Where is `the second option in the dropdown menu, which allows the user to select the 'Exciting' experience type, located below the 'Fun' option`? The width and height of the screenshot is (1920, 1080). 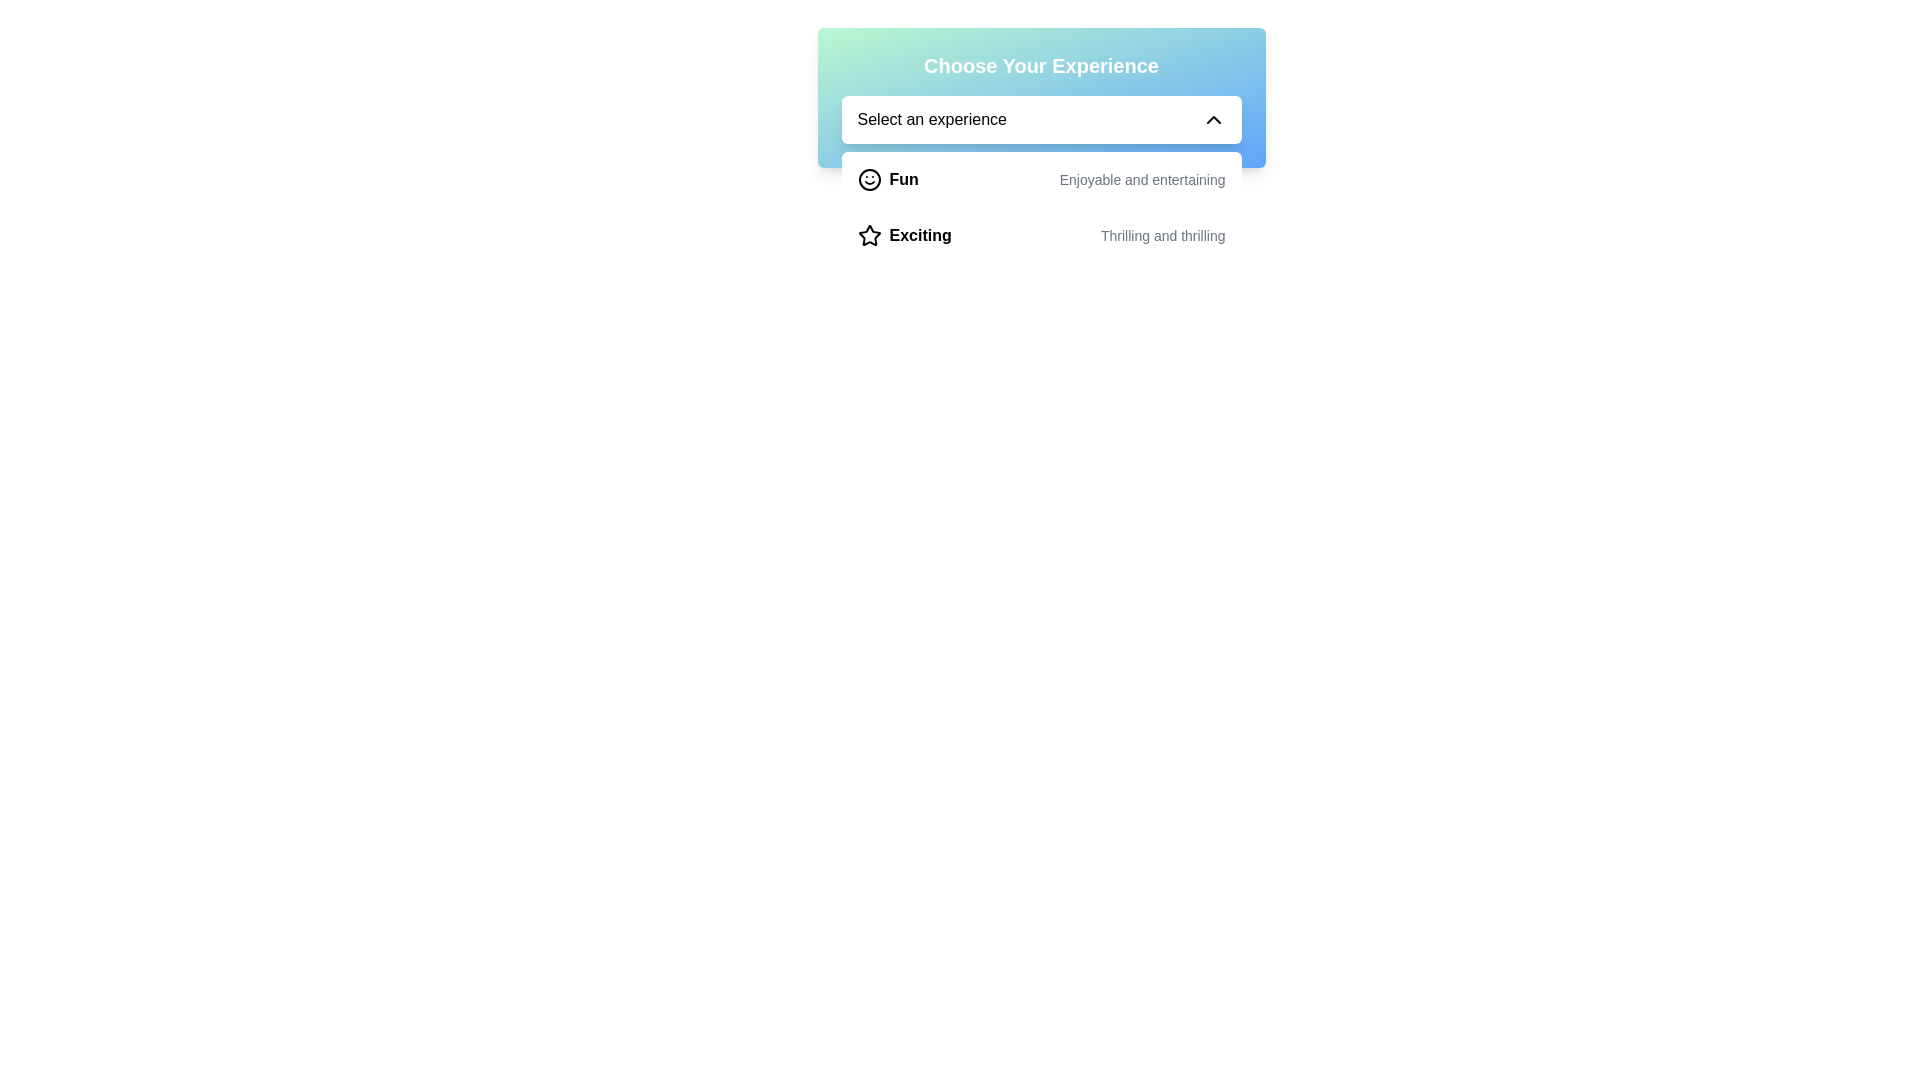
the second option in the dropdown menu, which allows the user to select the 'Exciting' experience type, located below the 'Fun' option is located at coordinates (1040, 208).